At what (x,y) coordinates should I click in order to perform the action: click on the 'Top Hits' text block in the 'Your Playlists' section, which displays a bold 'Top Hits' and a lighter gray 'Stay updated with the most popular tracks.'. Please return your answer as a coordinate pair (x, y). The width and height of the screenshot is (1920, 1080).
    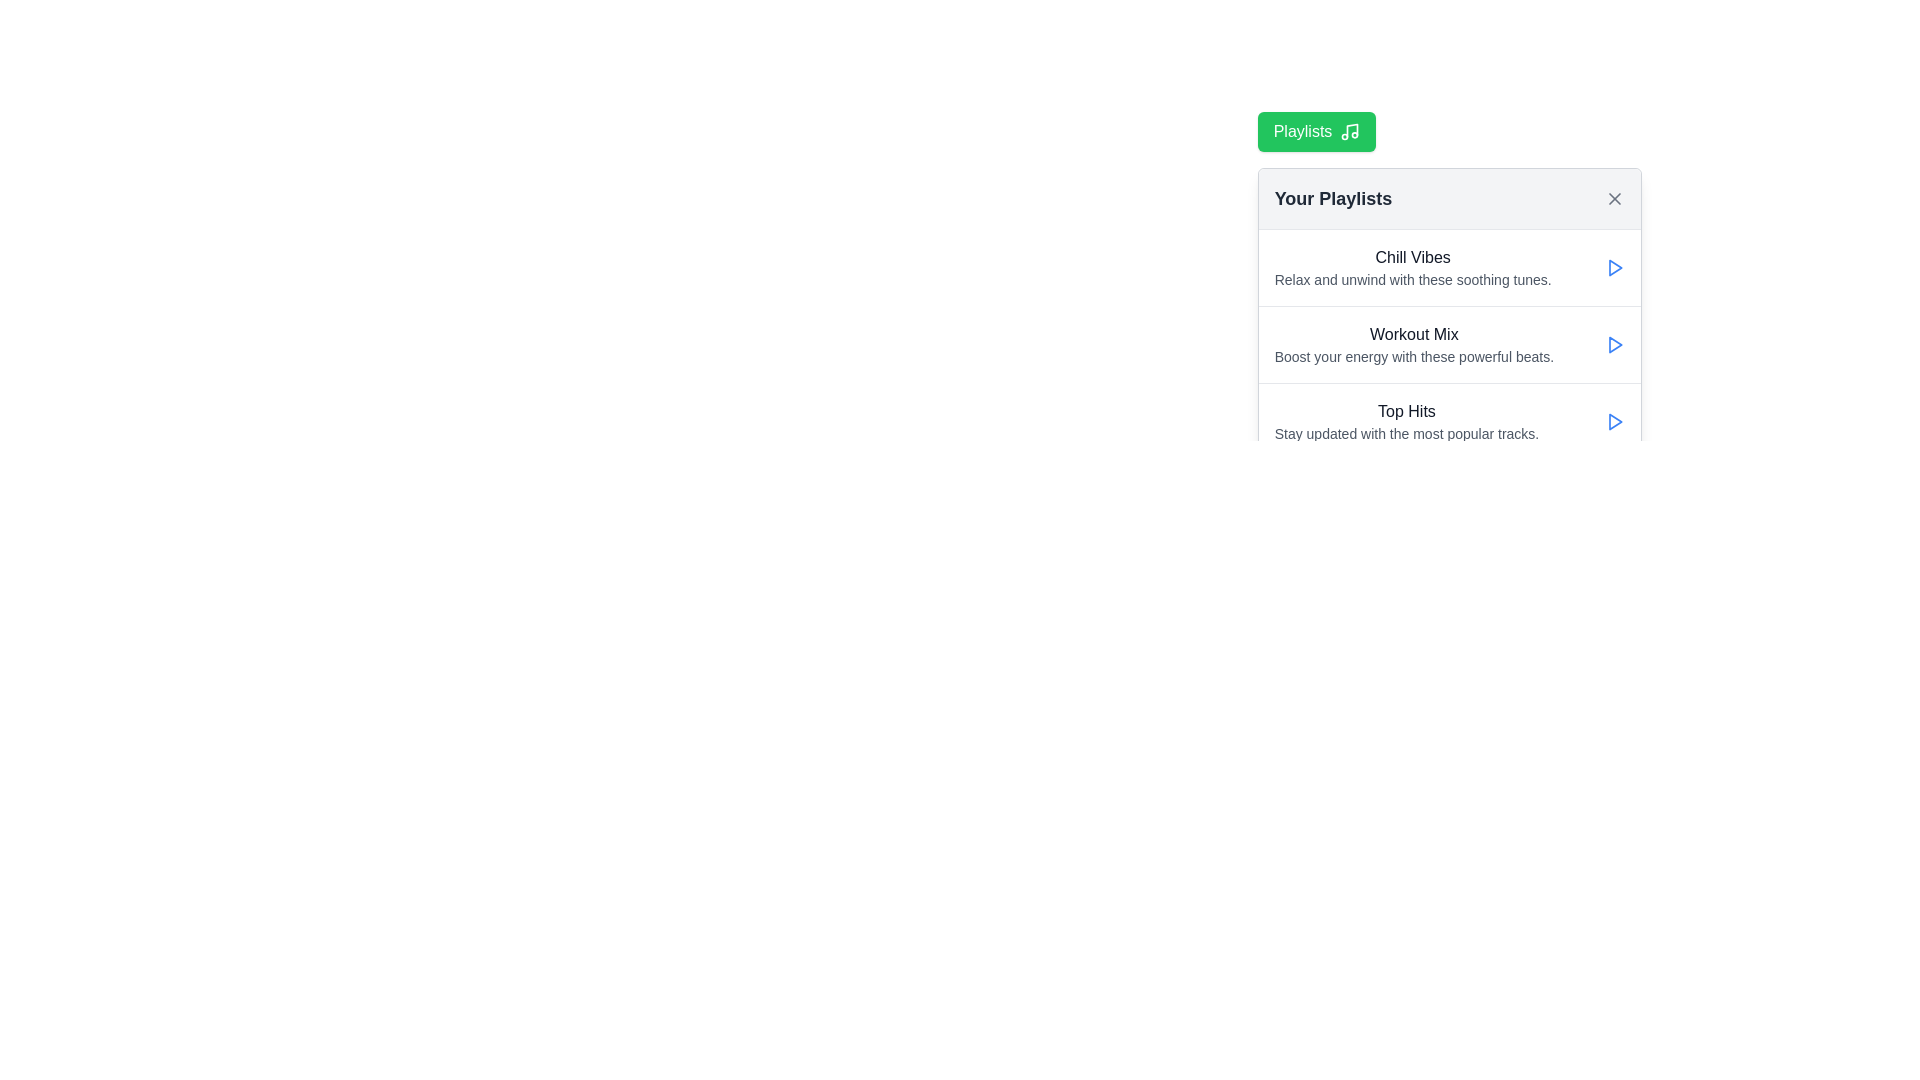
    Looking at the image, I should click on (1405, 420).